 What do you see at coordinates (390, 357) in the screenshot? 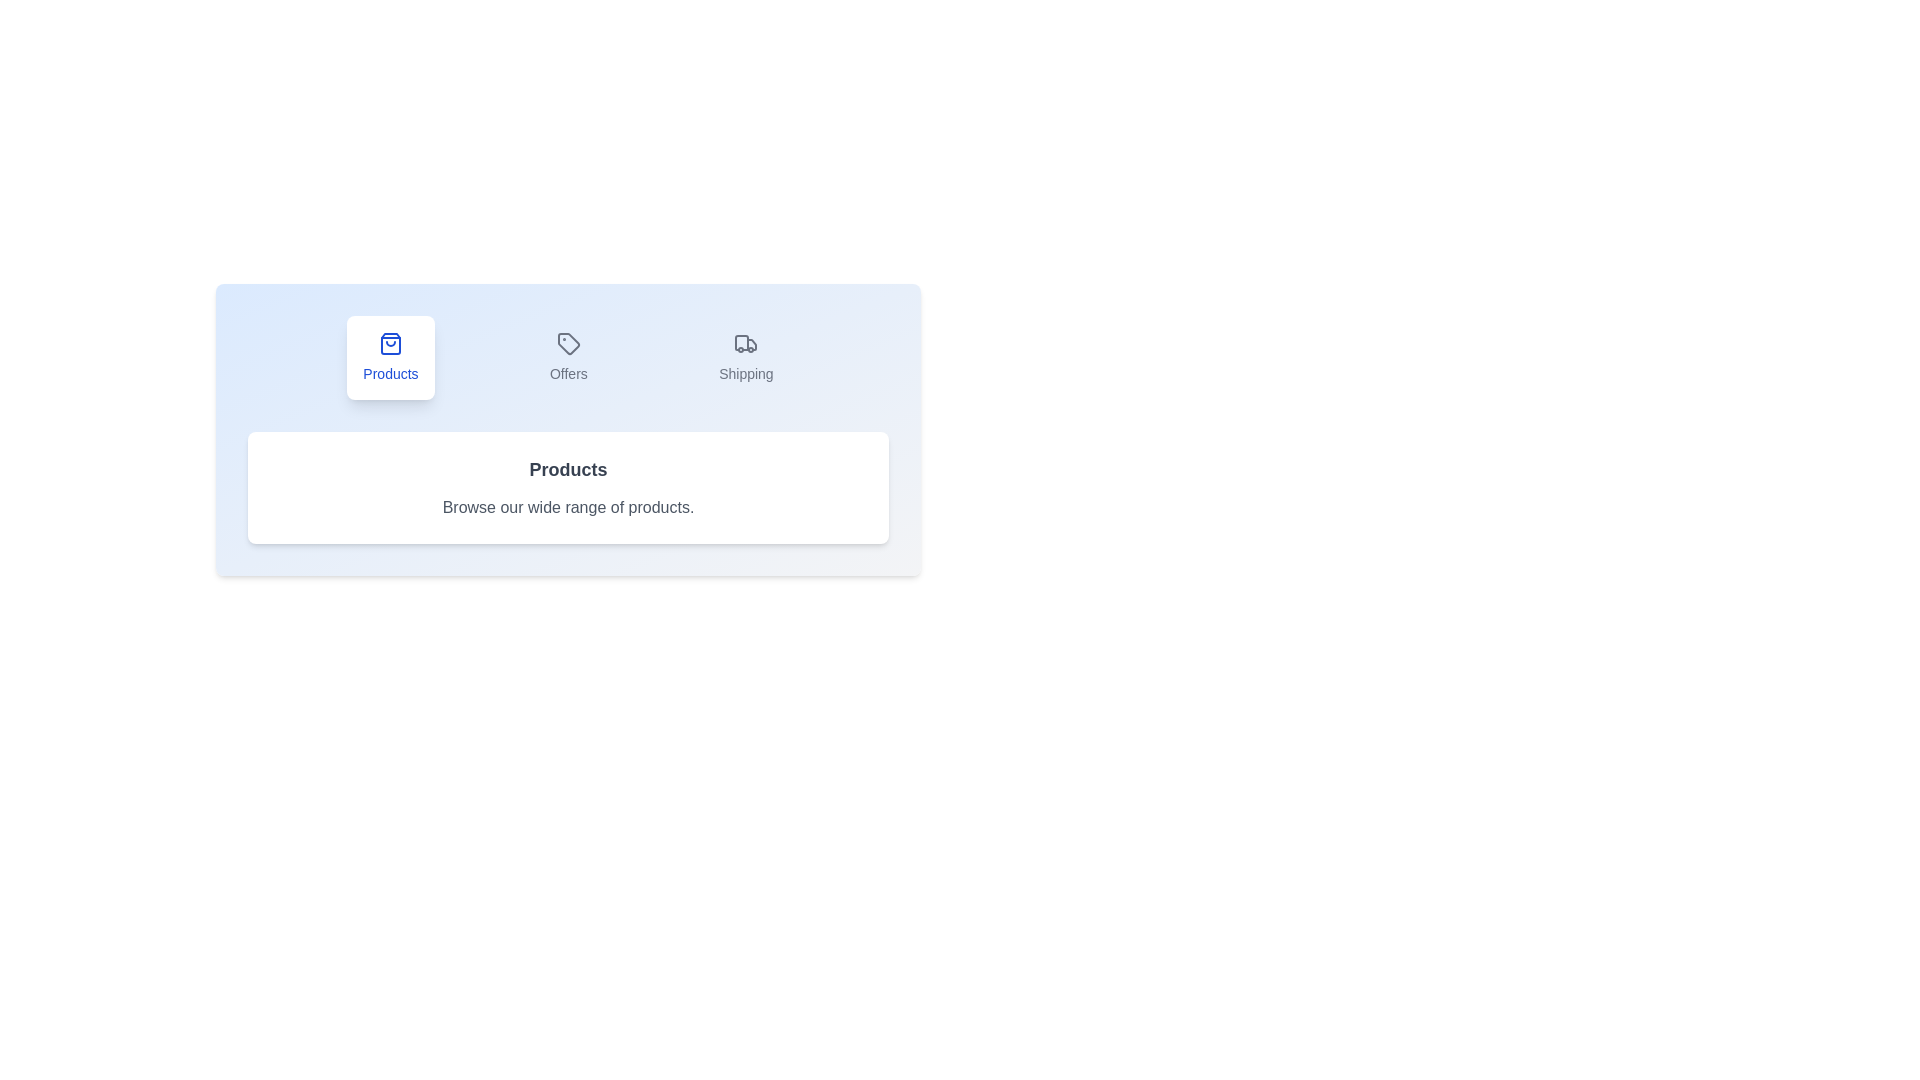
I see `the tab labeled Products to observe the hover effect` at bounding box center [390, 357].